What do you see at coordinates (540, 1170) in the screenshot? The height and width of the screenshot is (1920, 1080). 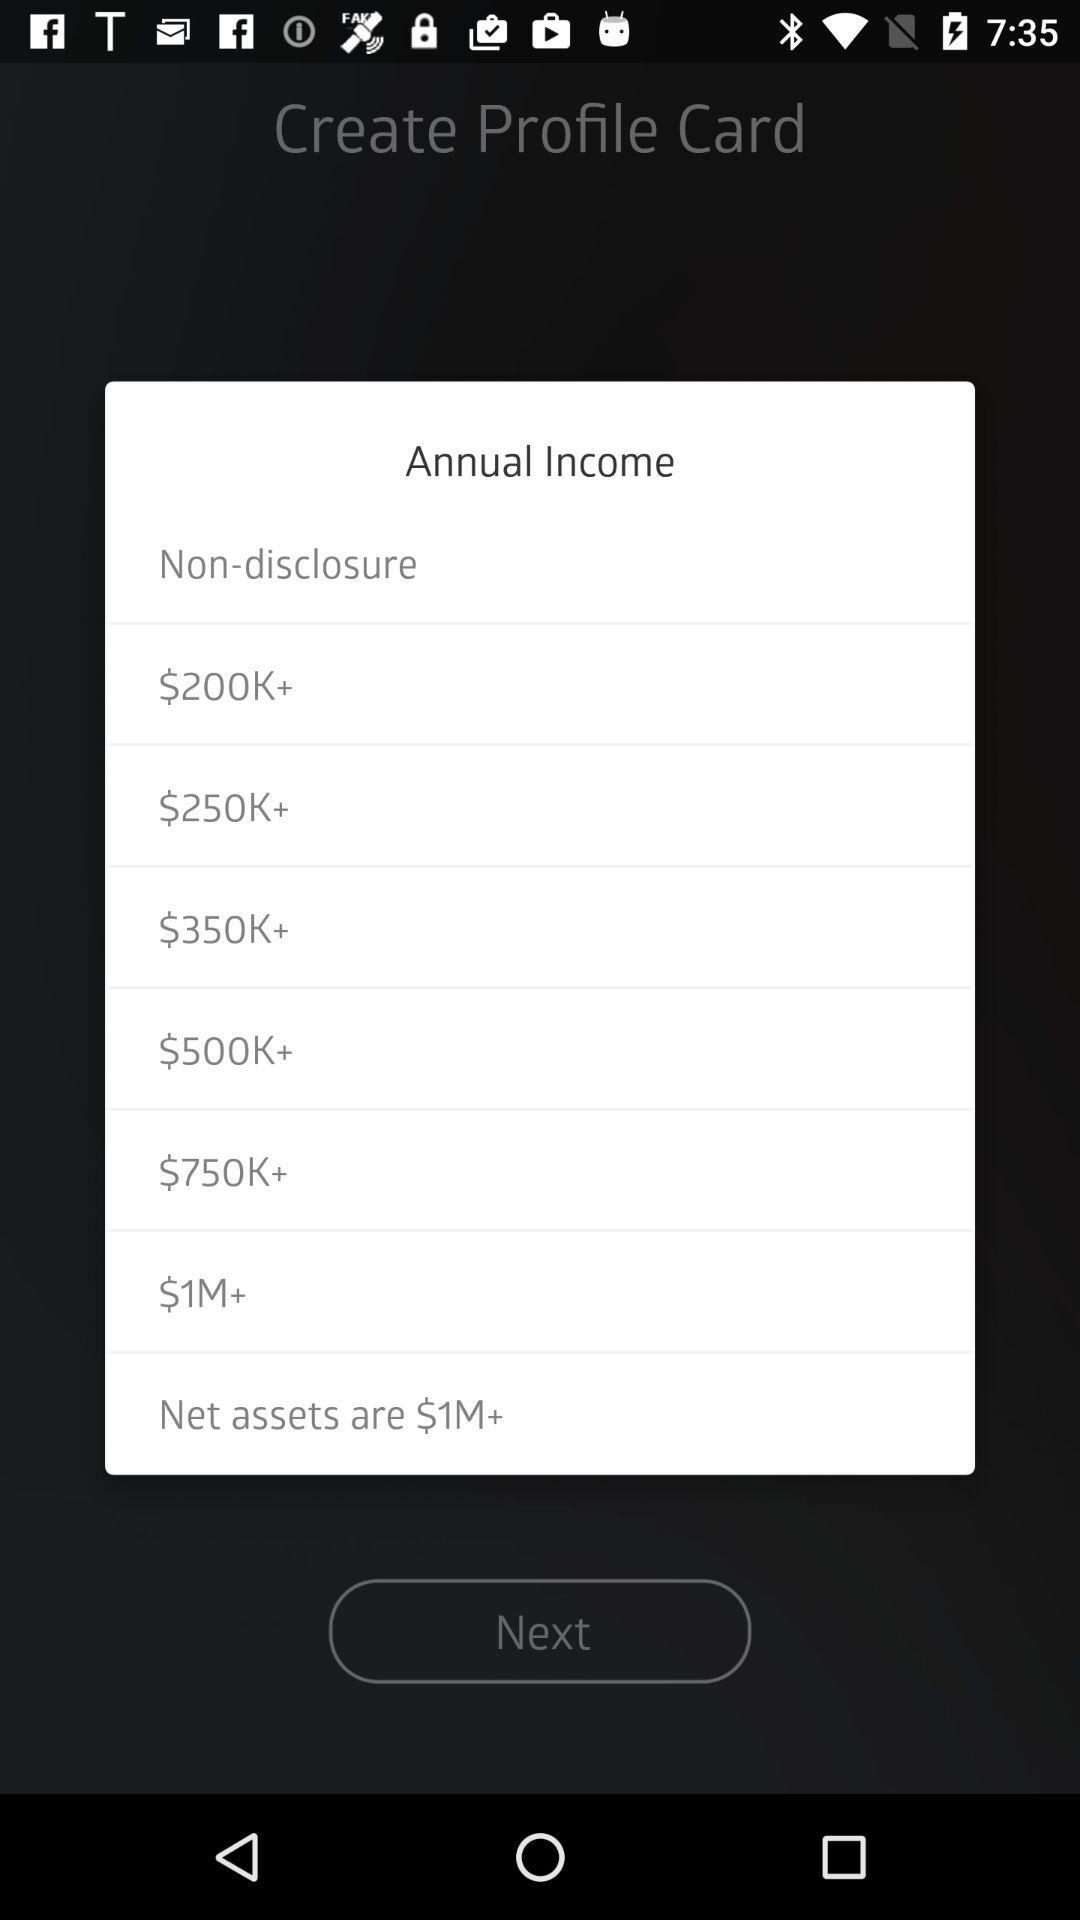 I see `icon above the $1m+ icon` at bounding box center [540, 1170].